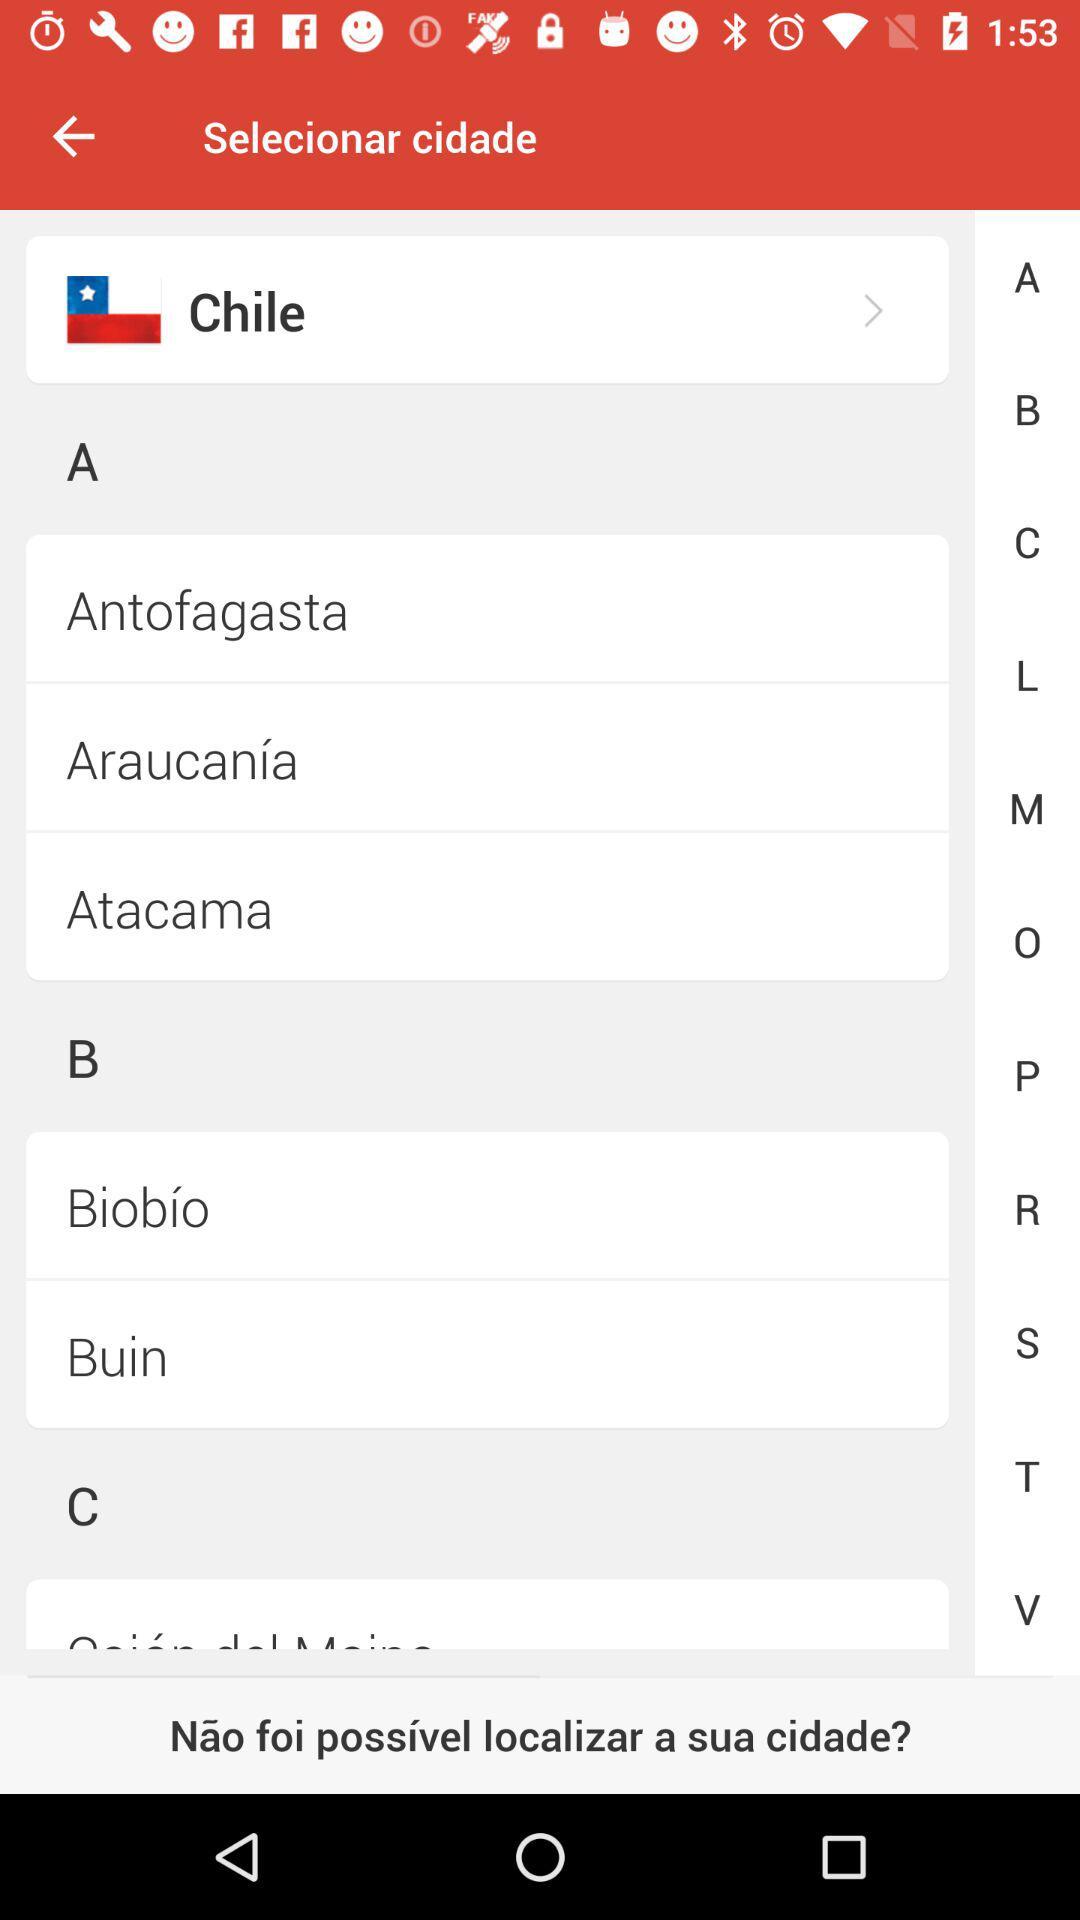  I want to click on atacama icon, so click(487, 906).